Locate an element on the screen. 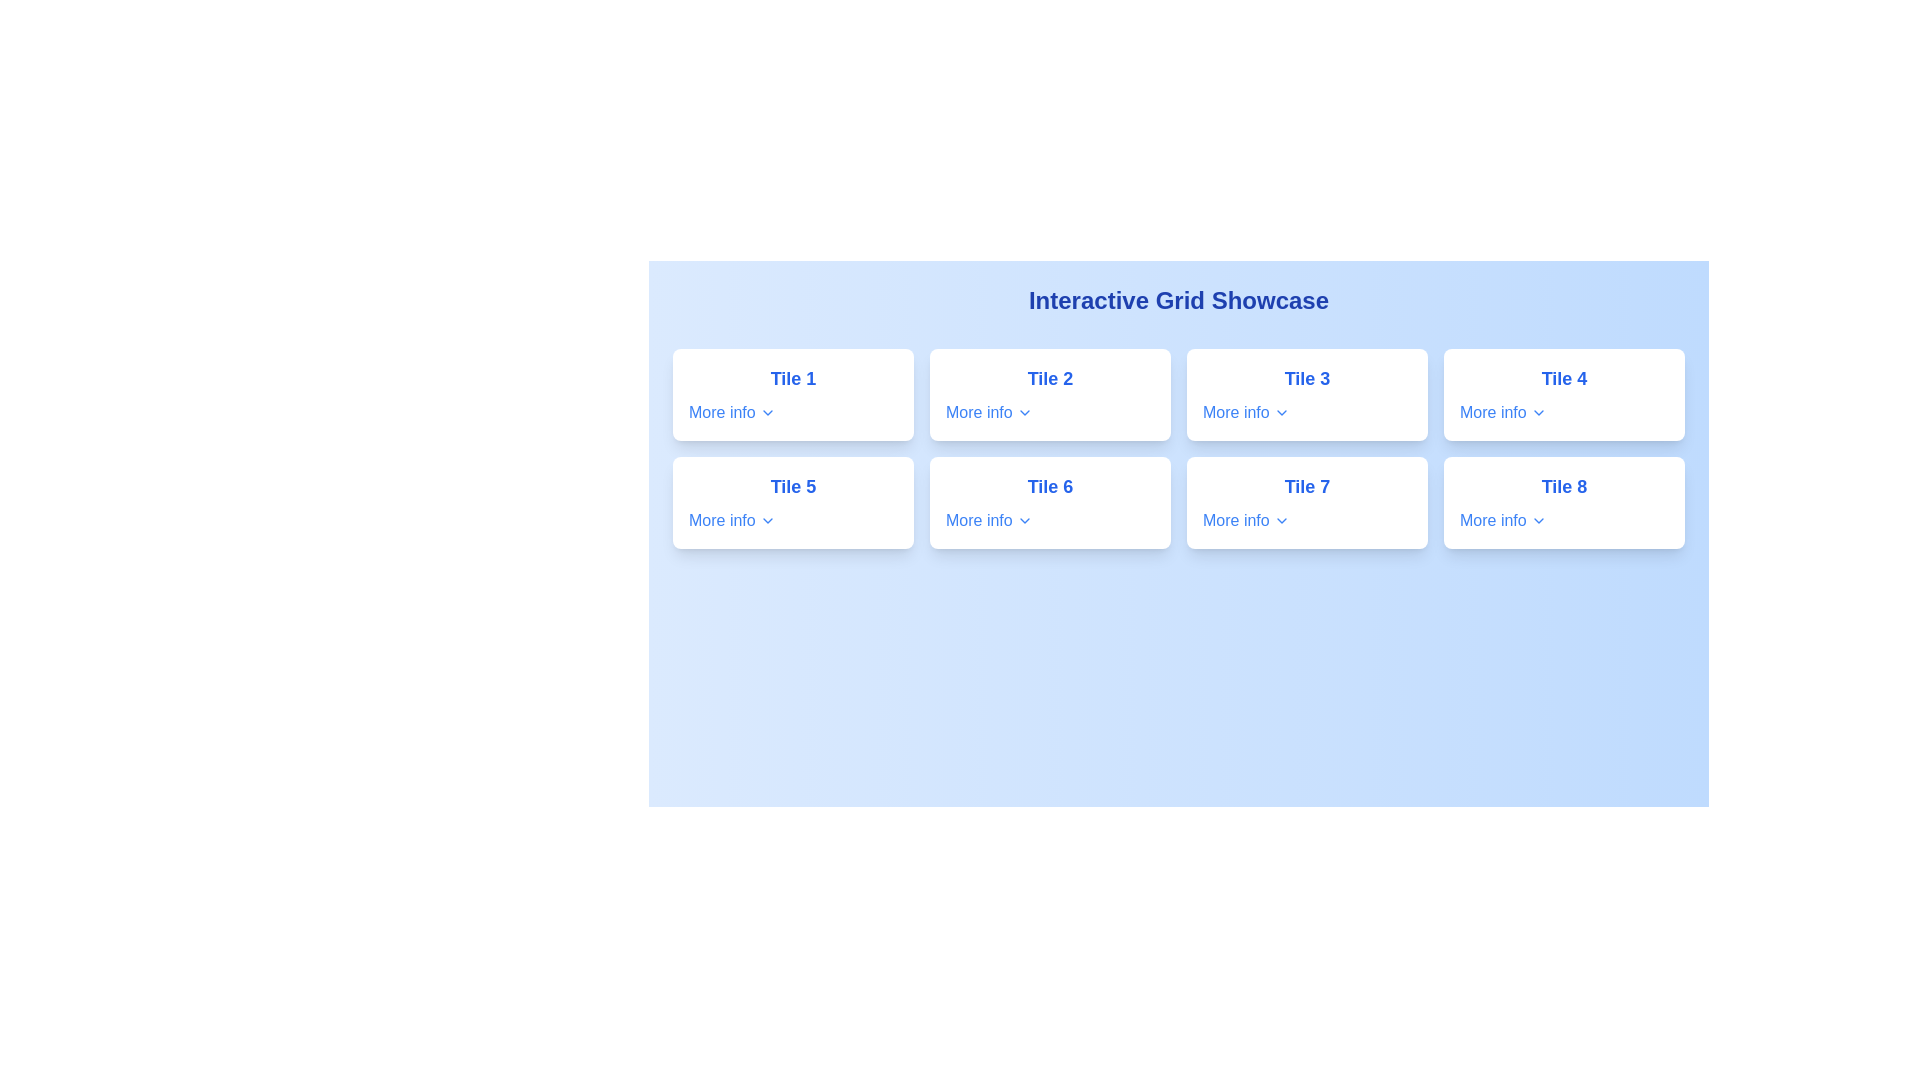 The width and height of the screenshot is (1920, 1080). the chevron icon in the 'More info' section of 'Tile 7' is located at coordinates (1281, 519).